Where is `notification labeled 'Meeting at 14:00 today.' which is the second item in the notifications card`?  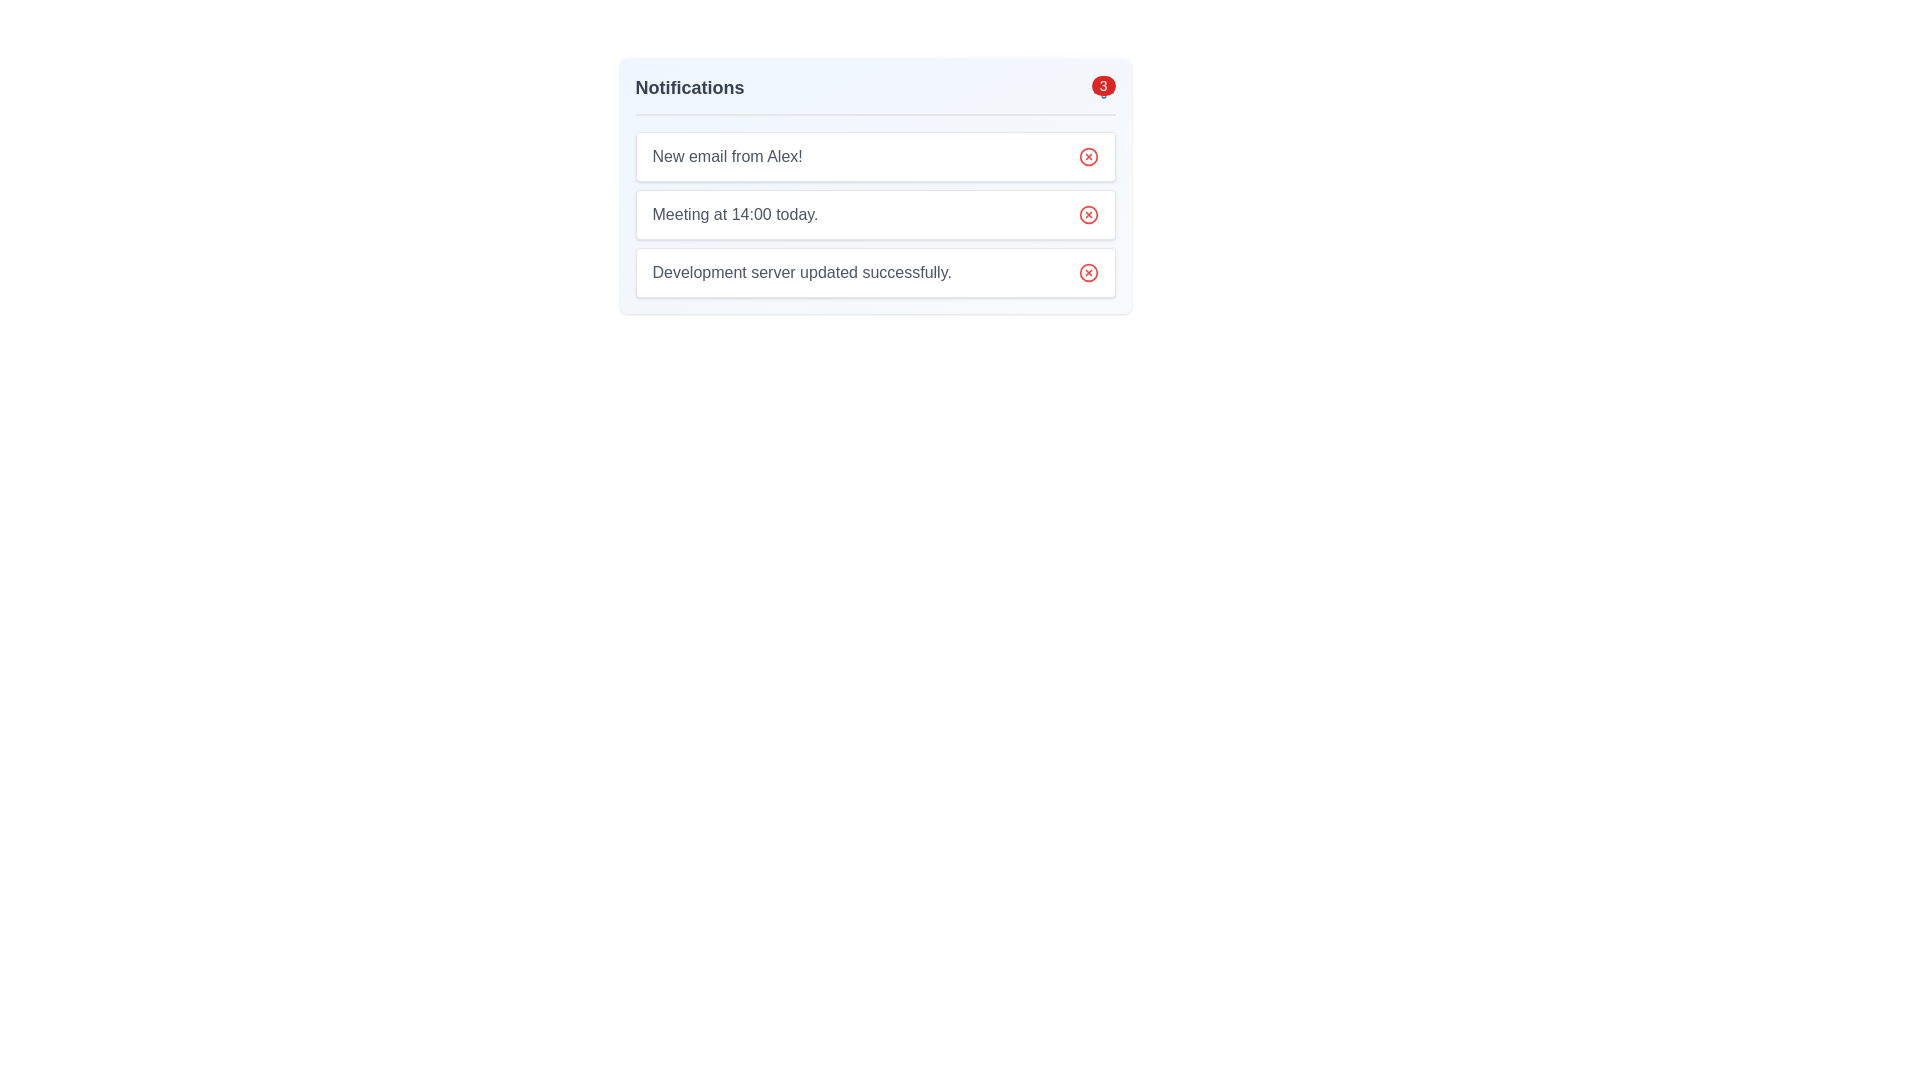 notification labeled 'Meeting at 14:00 today.' which is the second item in the notifications card is located at coordinates (875, 215).